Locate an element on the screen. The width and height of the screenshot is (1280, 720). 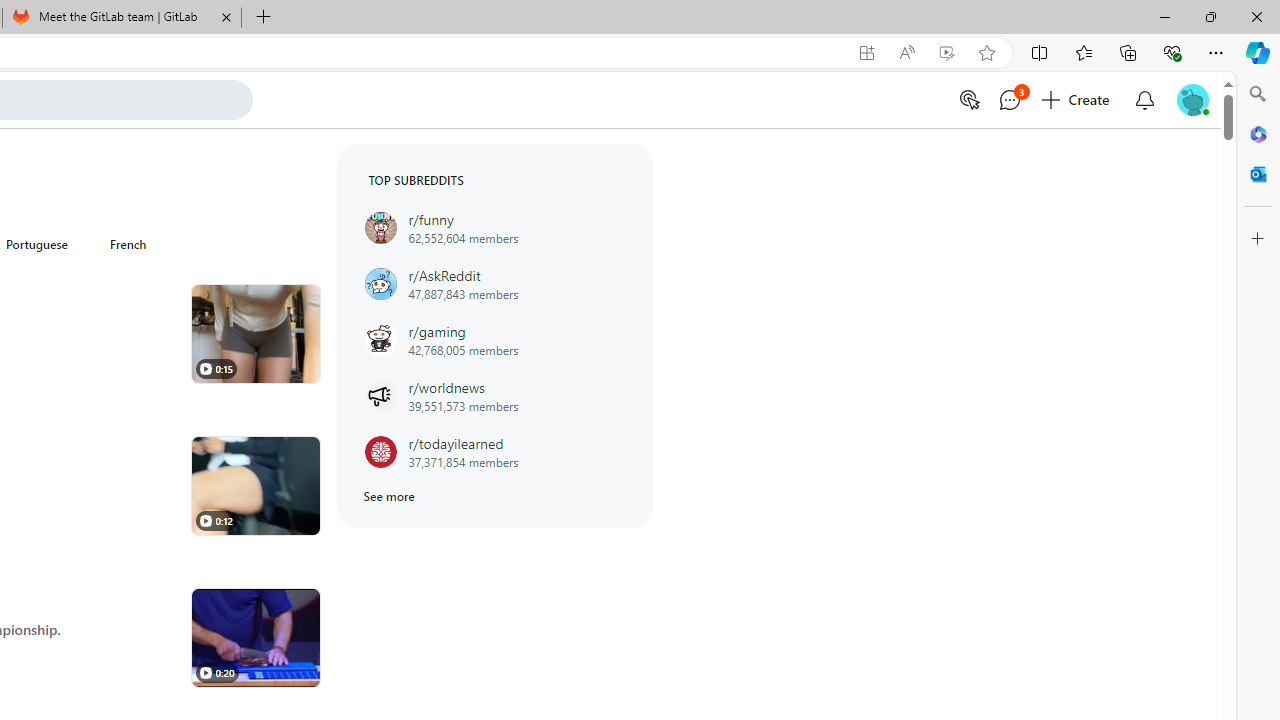
'r/gaming 42,768,005 members' is located at coordinates (494, 338).